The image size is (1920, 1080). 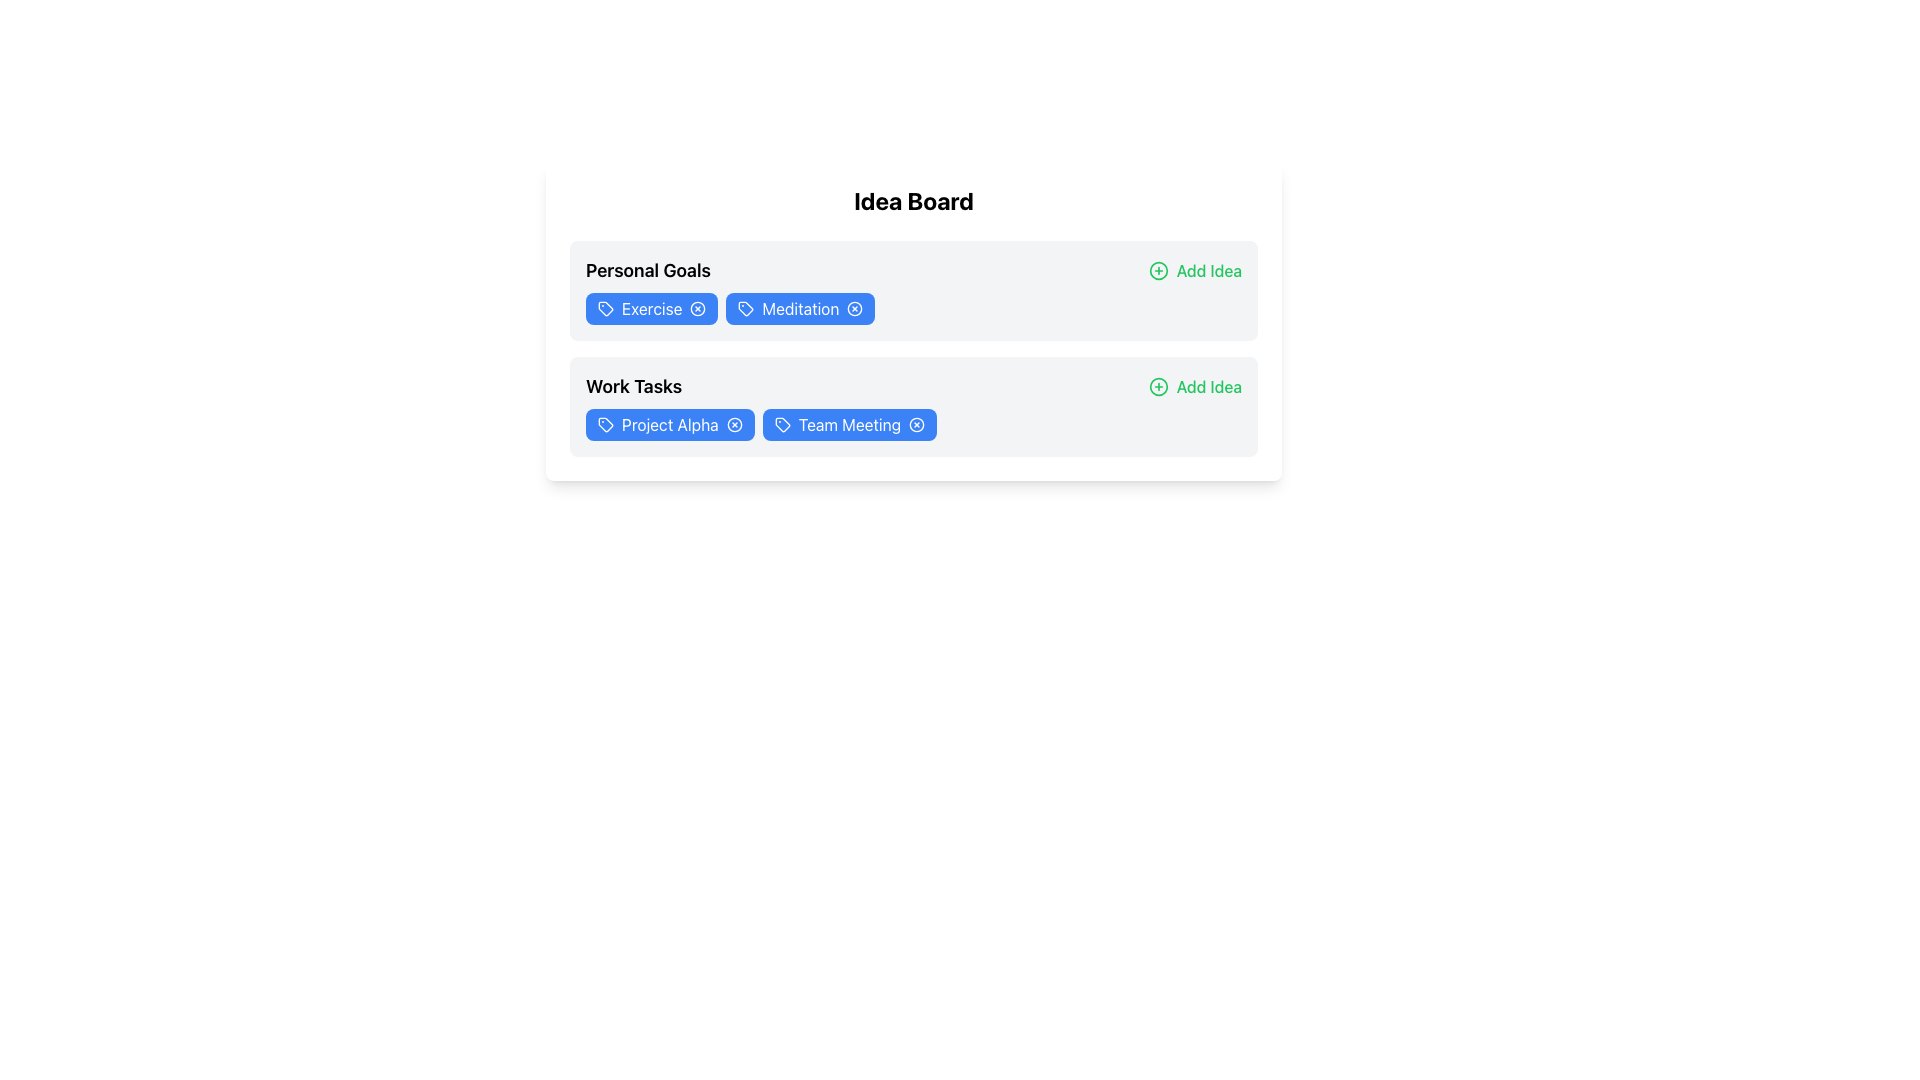 What do you see at coordinates (745, 308) in the screenshot?
I see `the icon associated with the 'Meditation' label, located within the blue button to the left of the text under the 'Personal Goals' header` at bounding box center [745, 308].